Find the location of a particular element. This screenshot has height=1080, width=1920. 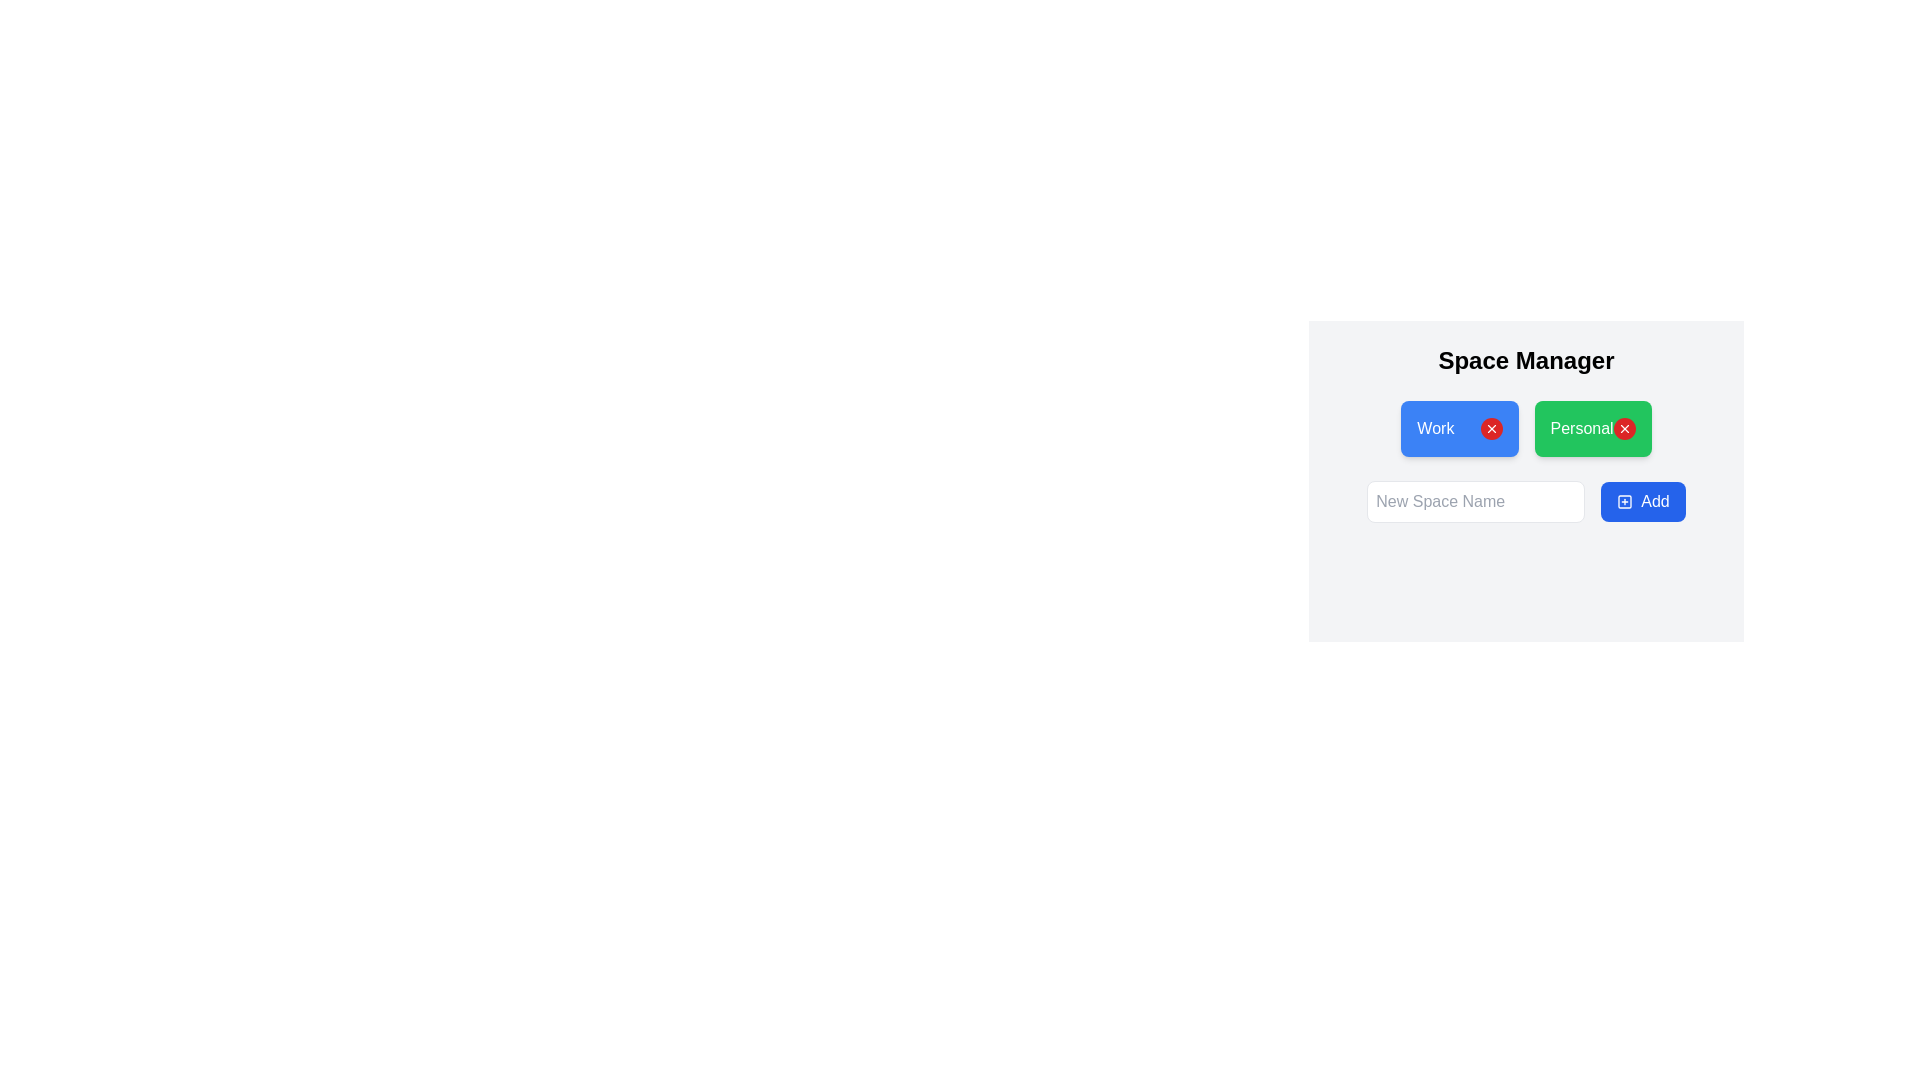

the delete button located on the right side of the 'Work' button is located at coordinates (1491, 427).